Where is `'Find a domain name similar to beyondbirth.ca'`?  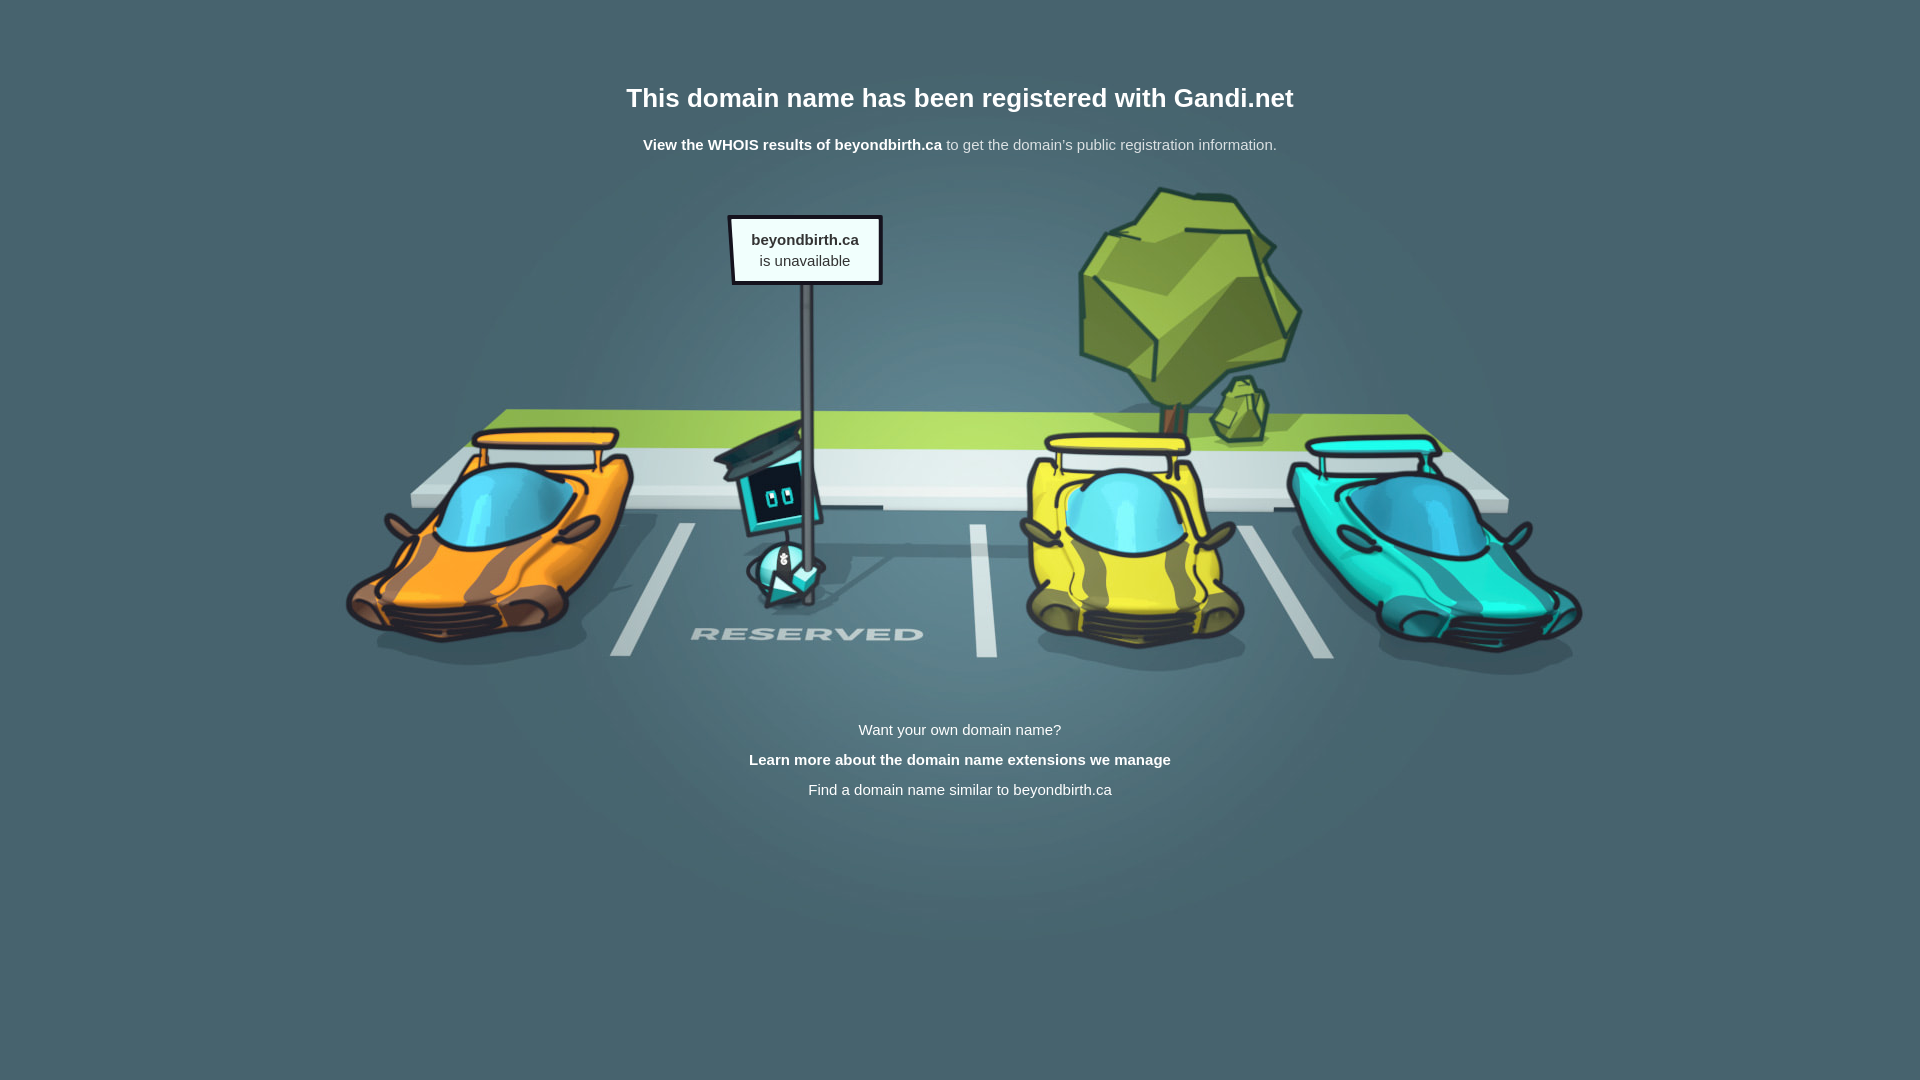
'Find a domain name similar to beyondbirth.ca' is located at coordinates (960, 788).